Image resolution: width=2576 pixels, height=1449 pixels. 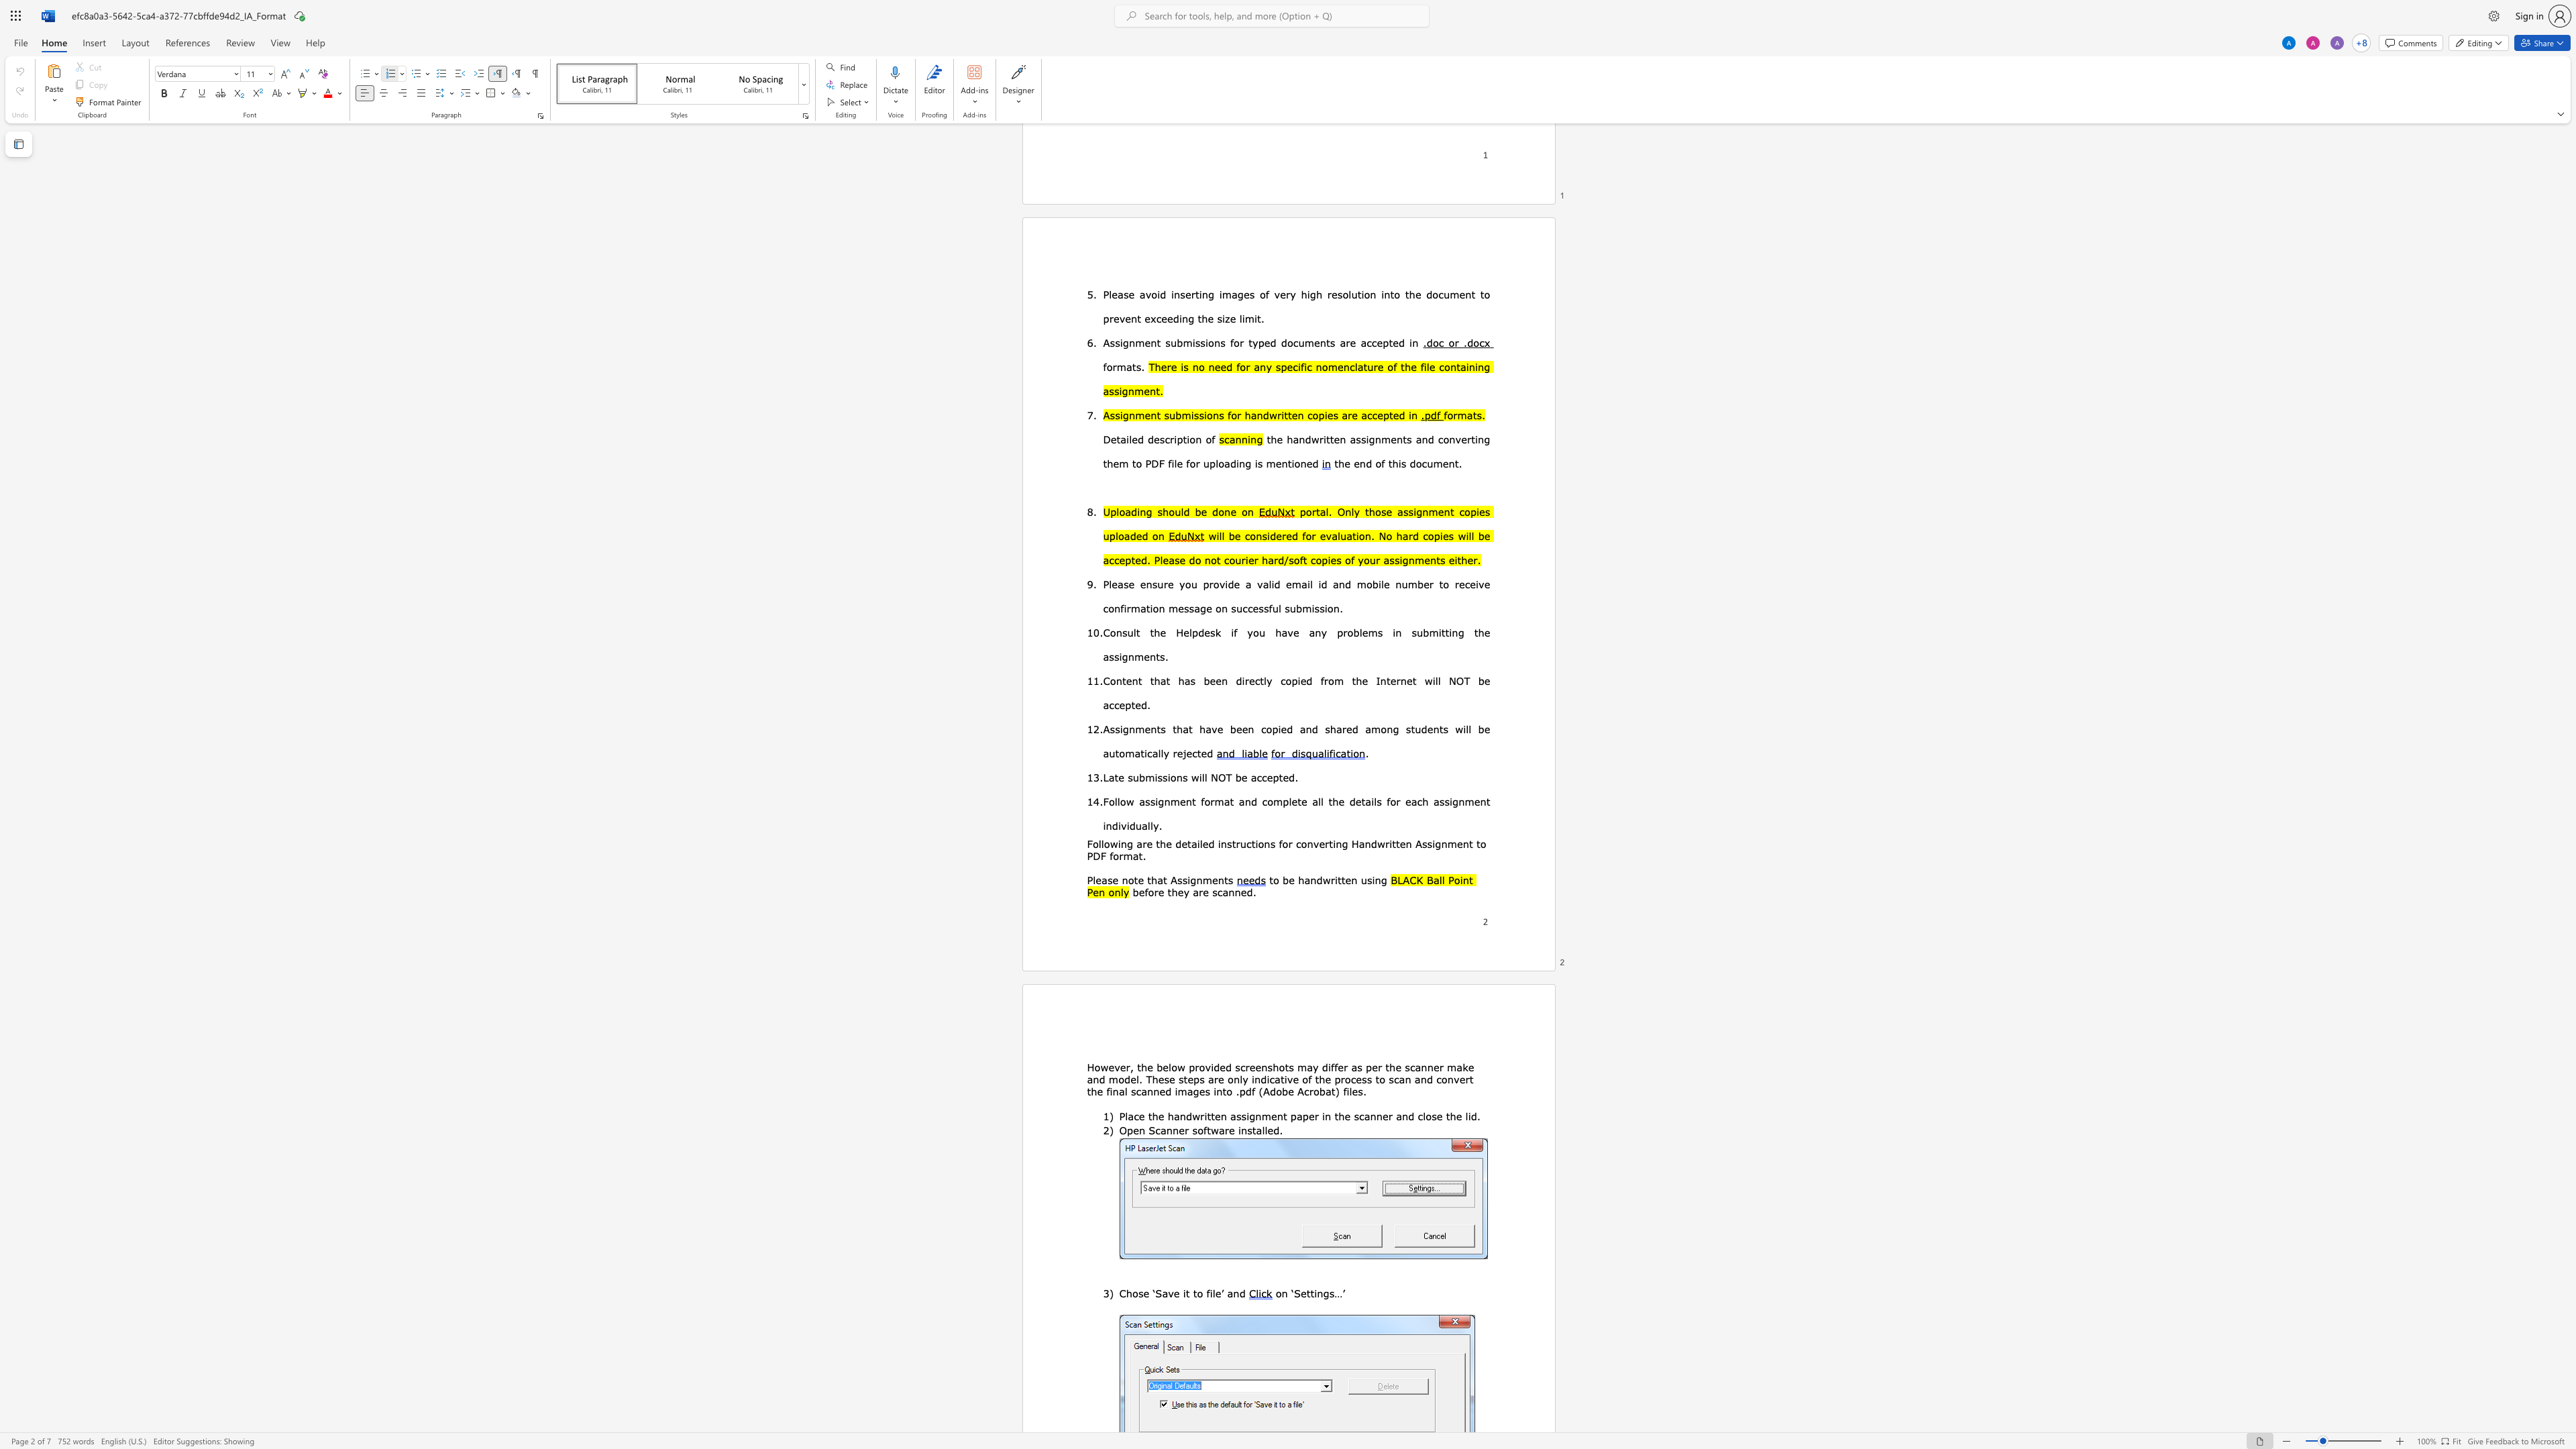 What do you see at coordinates (1309, 1293) in the screenshot?
I see `the space between the continuous character "t" and "t" in the text` at bounding box center [1309, 1293].